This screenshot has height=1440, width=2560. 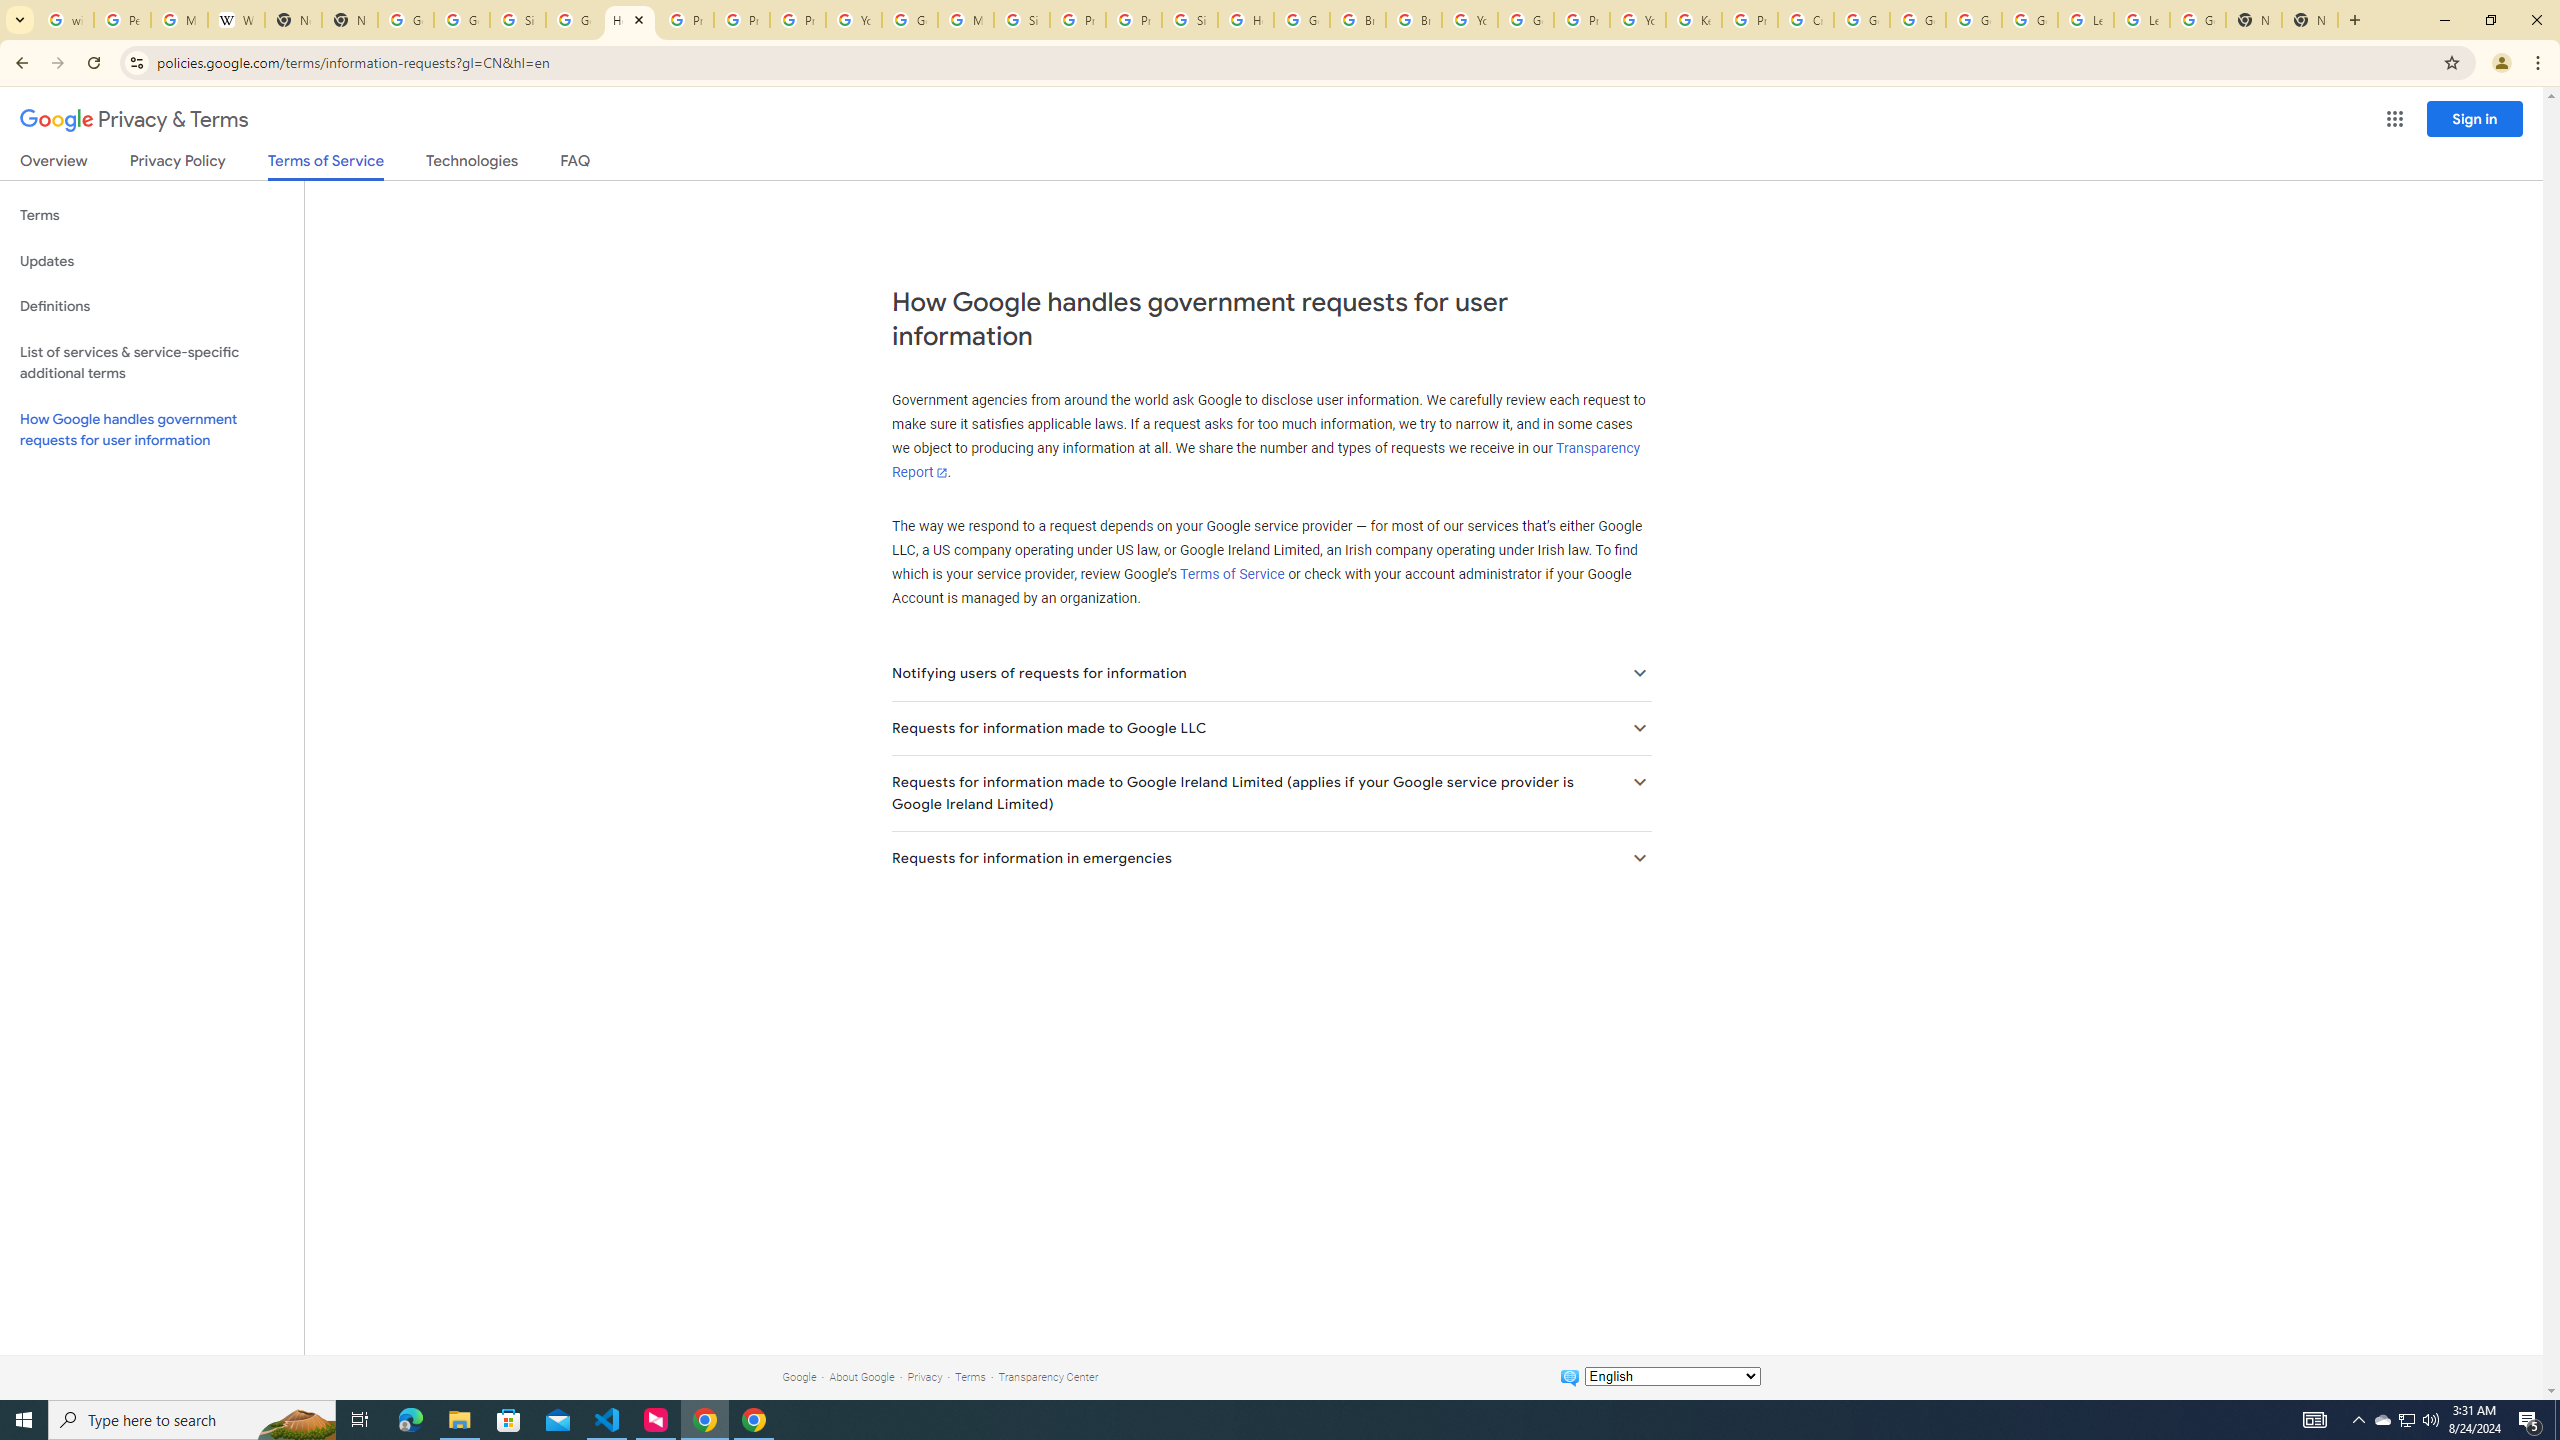 What do you see at coordinates (1974, 19) in the screenshot?
I see `'Google Account Help'` at bounding box center [1974, 19].